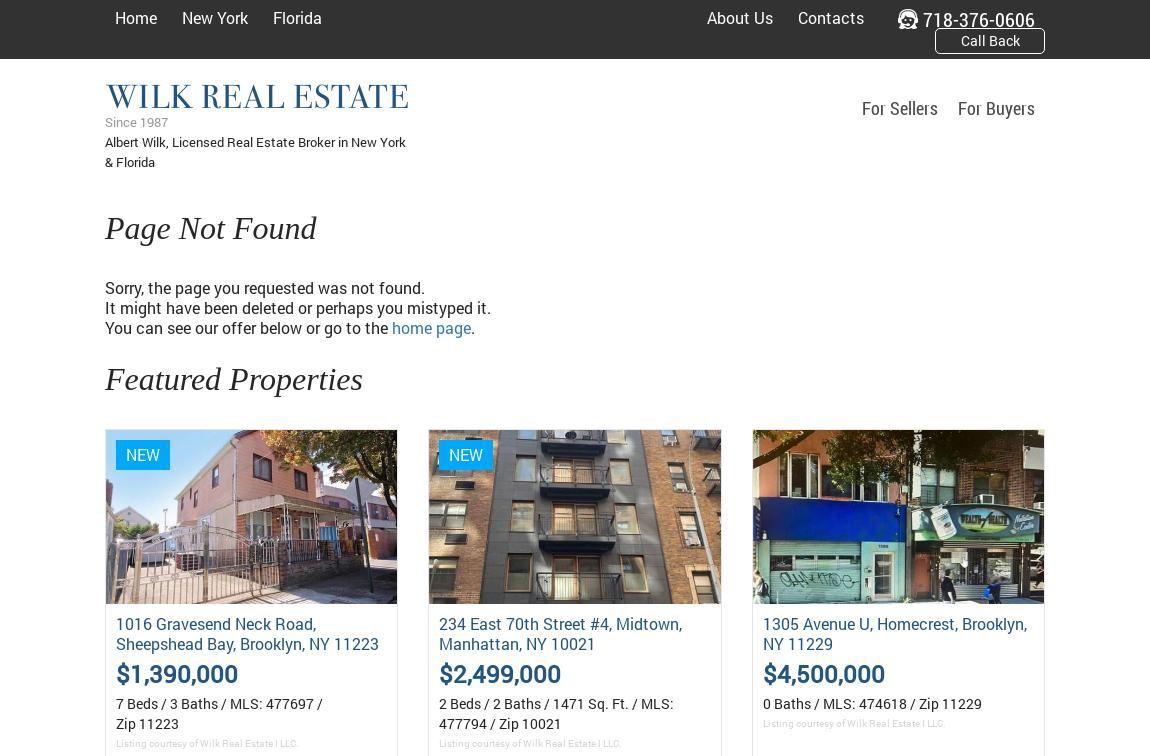  What do you see at coordinates (214, 17) in the screenshot?
I see `'New York'` at bounding box center [214, 17].